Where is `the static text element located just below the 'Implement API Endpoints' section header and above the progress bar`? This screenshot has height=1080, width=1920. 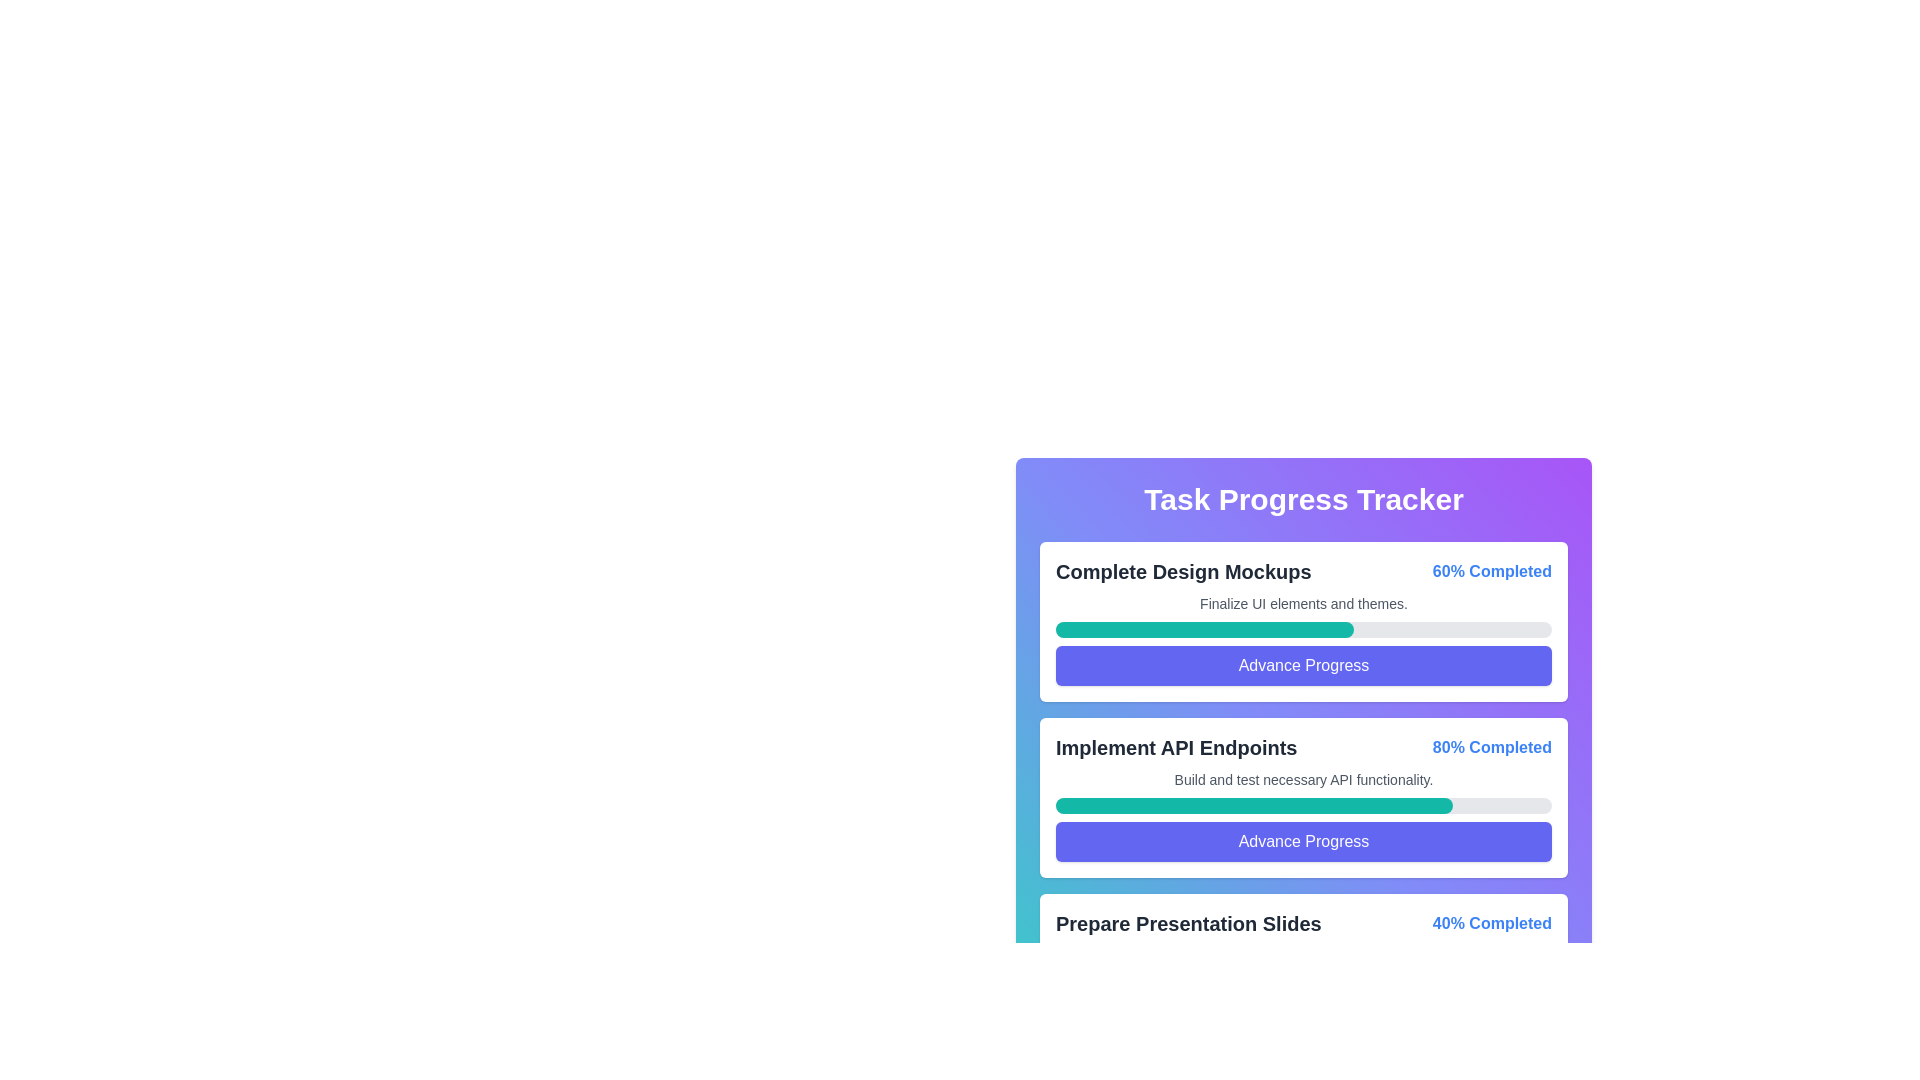 the static text element located just below the 'Implement API Endpoints' section header and above the progress bar is located at coordinates (1304, 778).